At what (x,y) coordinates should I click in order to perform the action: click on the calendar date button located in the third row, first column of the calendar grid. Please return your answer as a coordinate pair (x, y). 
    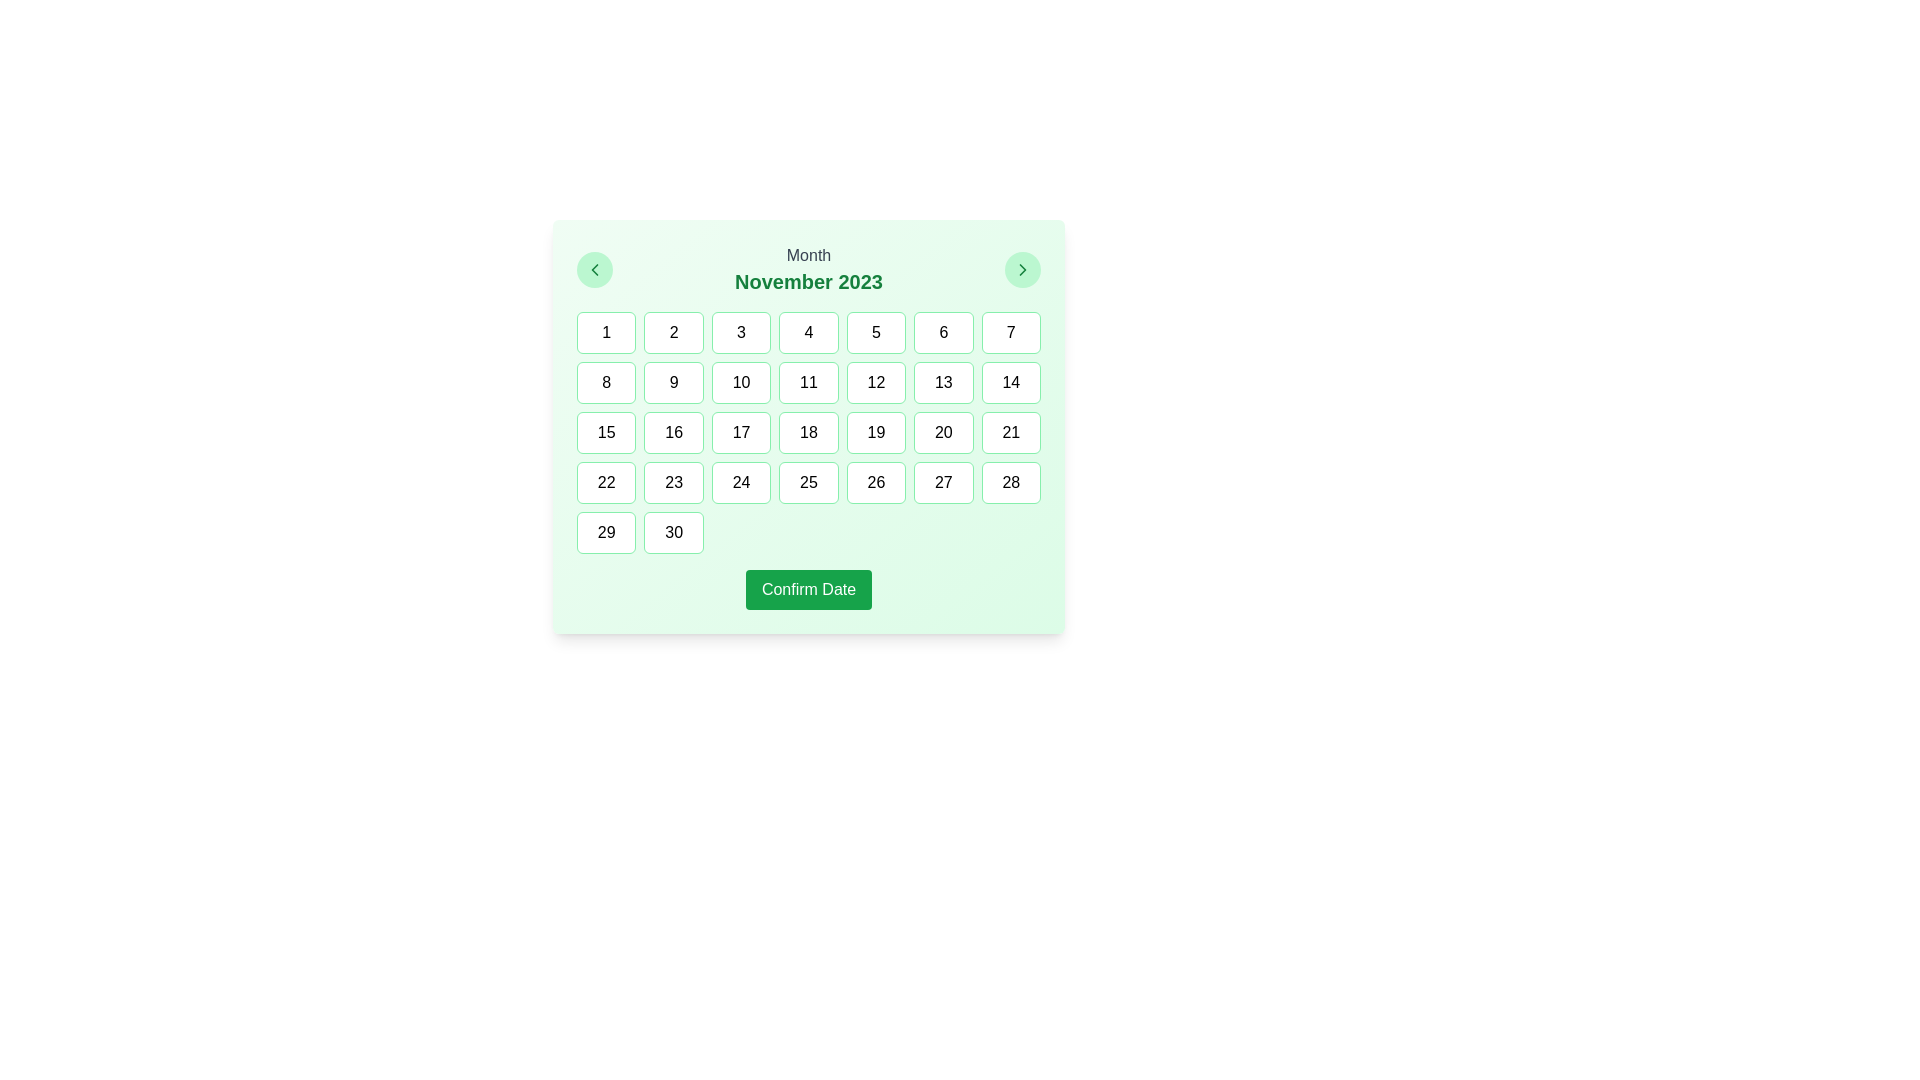
    Looking at the image, I should click on (605, 431).